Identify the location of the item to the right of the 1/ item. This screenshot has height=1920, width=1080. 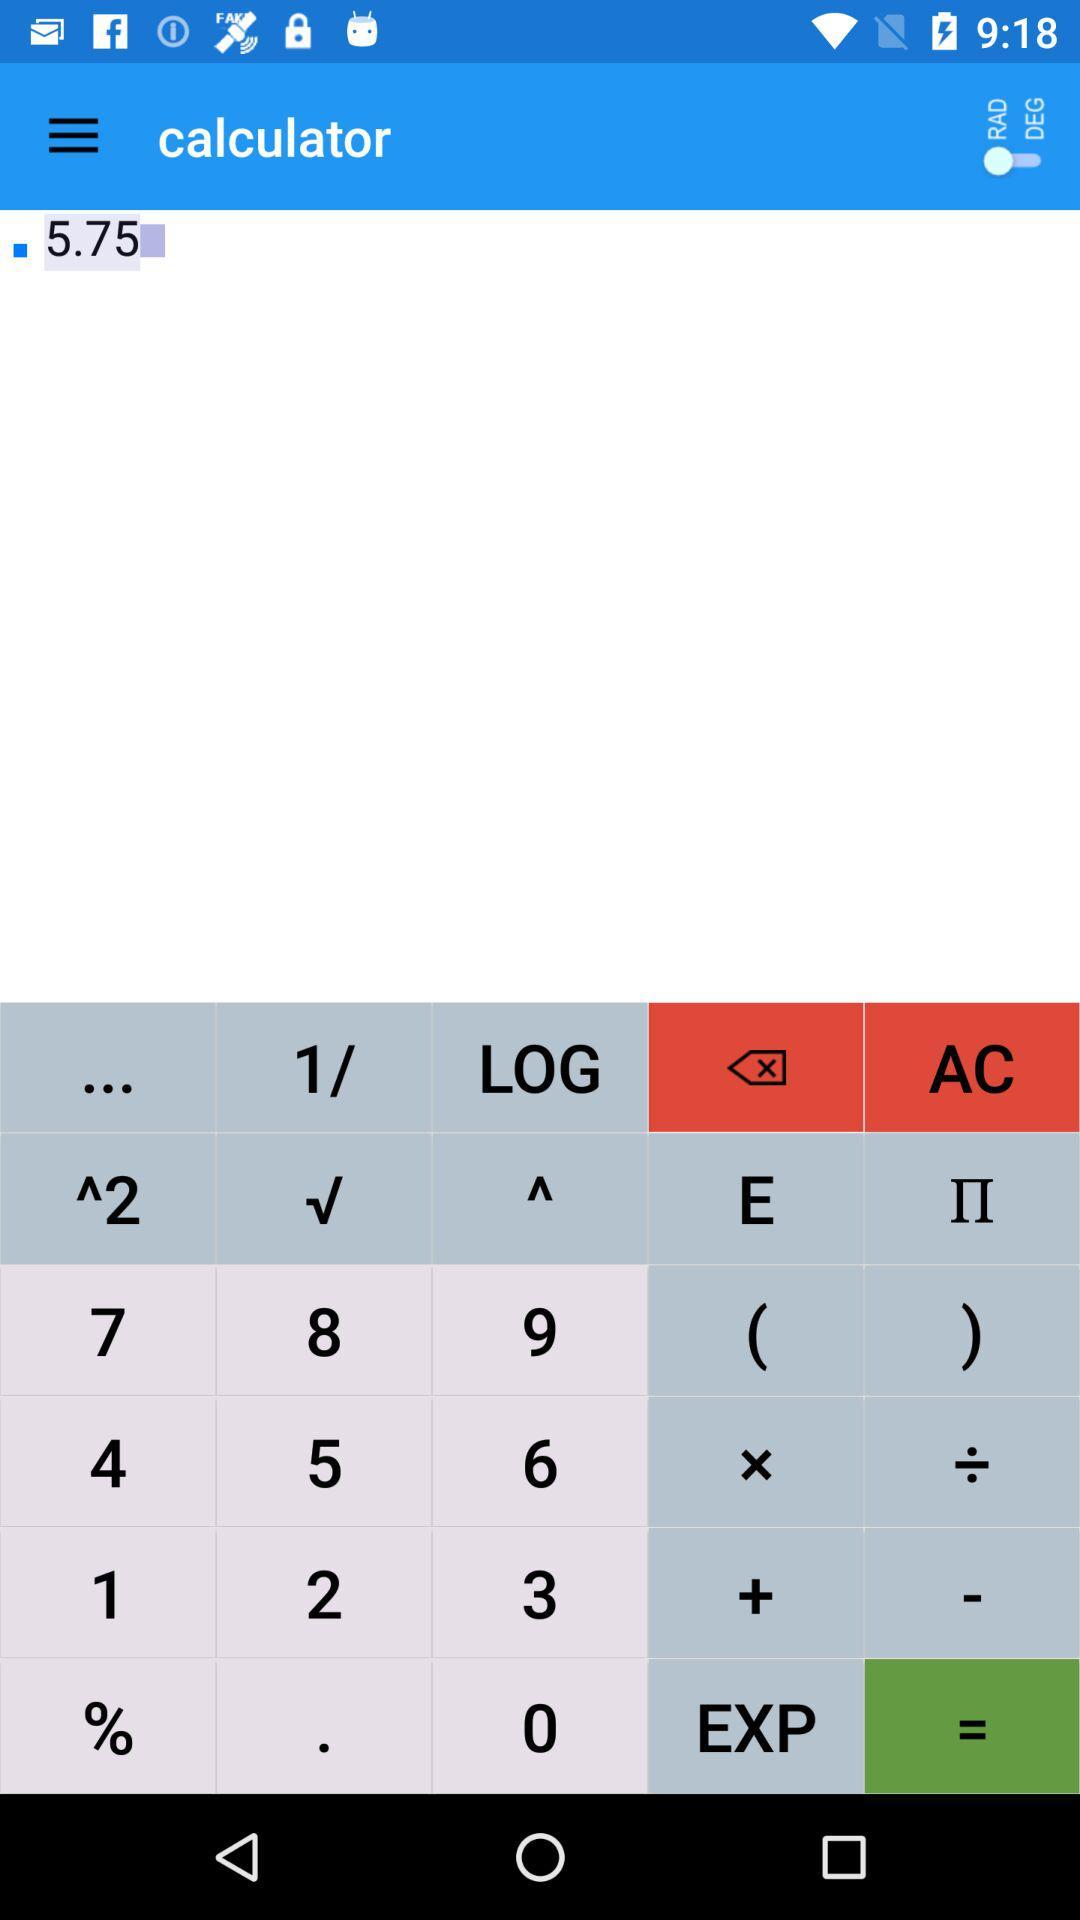
(540, 1066).